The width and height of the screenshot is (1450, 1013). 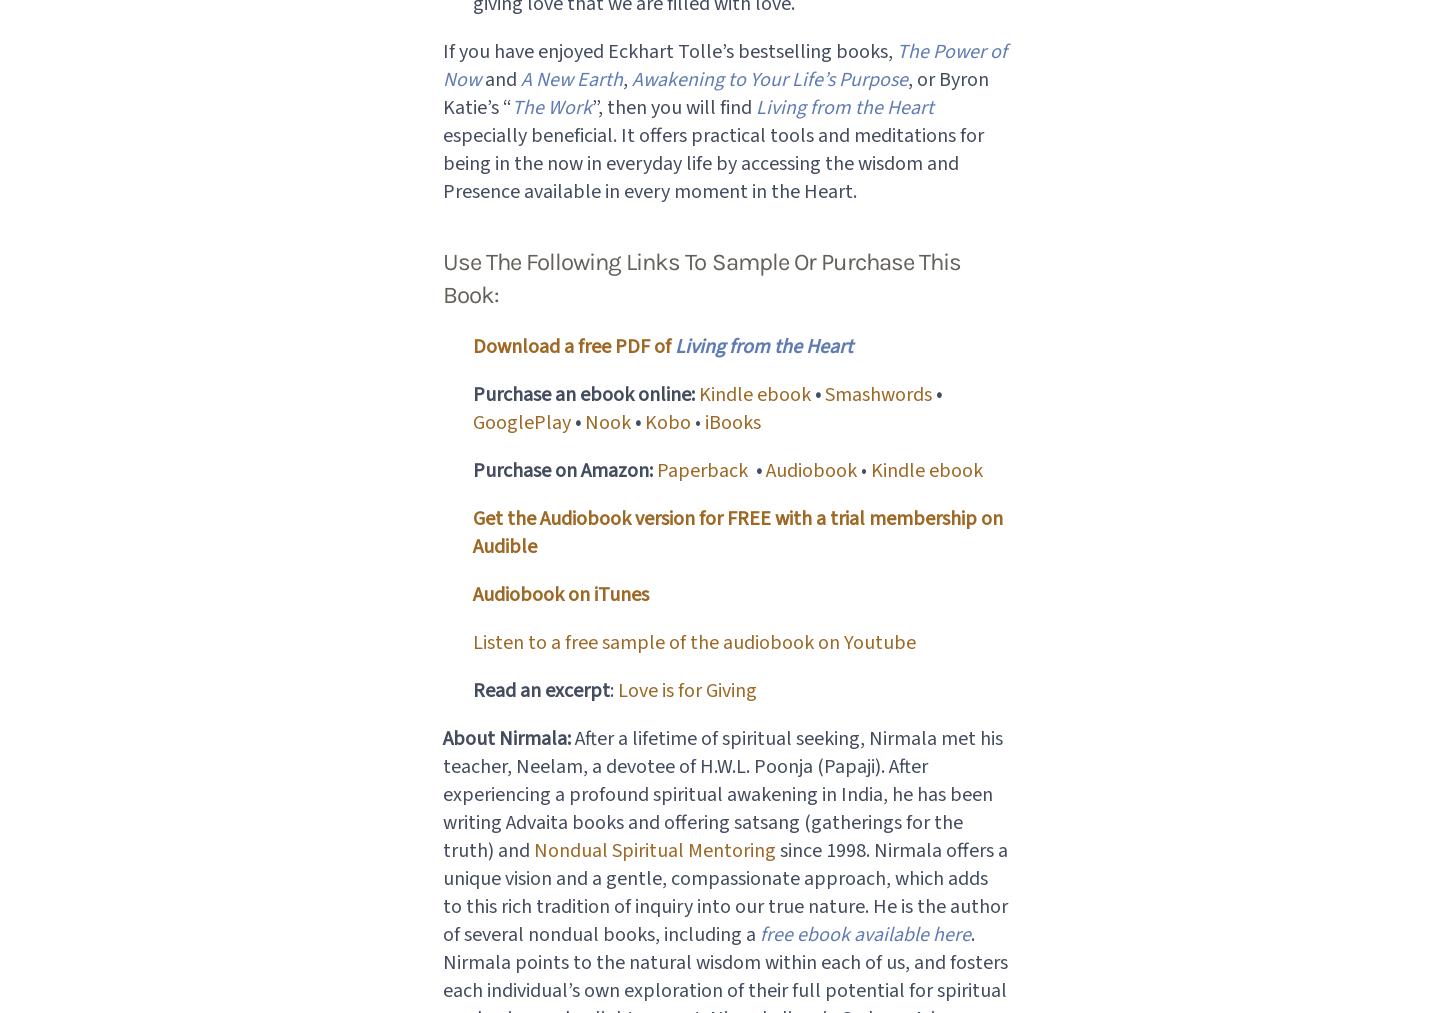 I want to click on 'le', so click(x=736, y=393).